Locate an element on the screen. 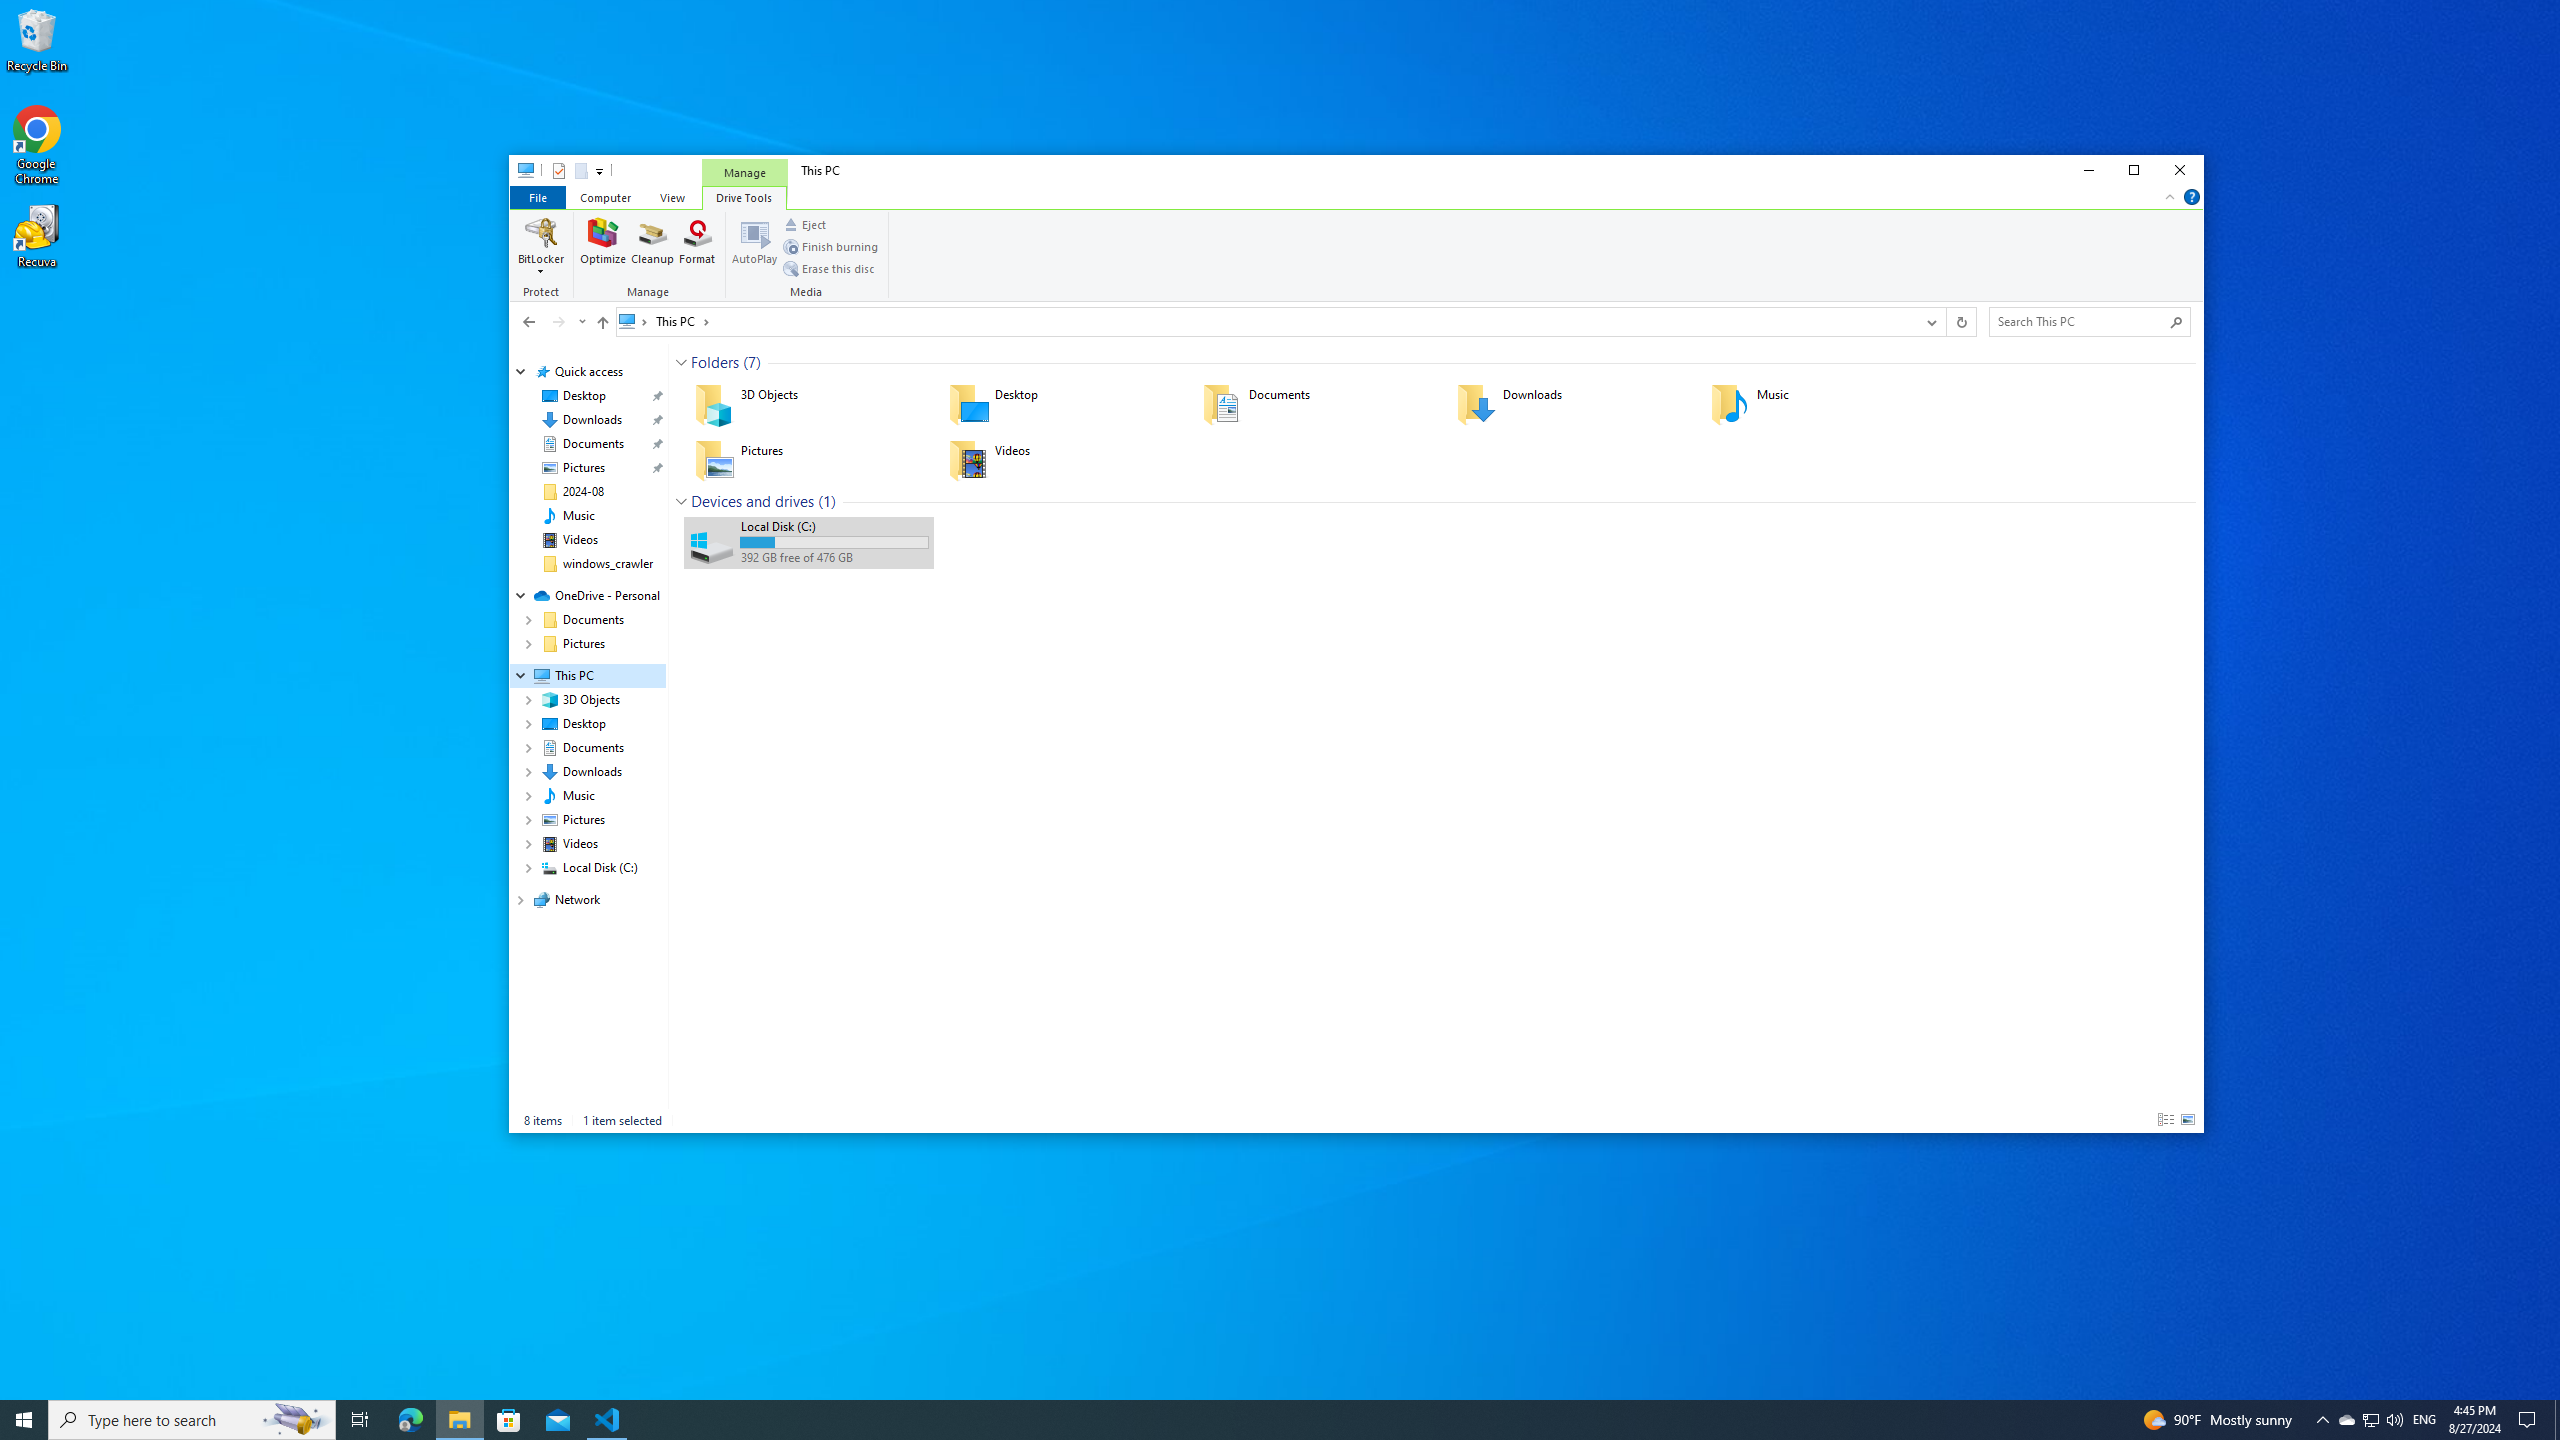  'View' is located at coordinates (672, 196).